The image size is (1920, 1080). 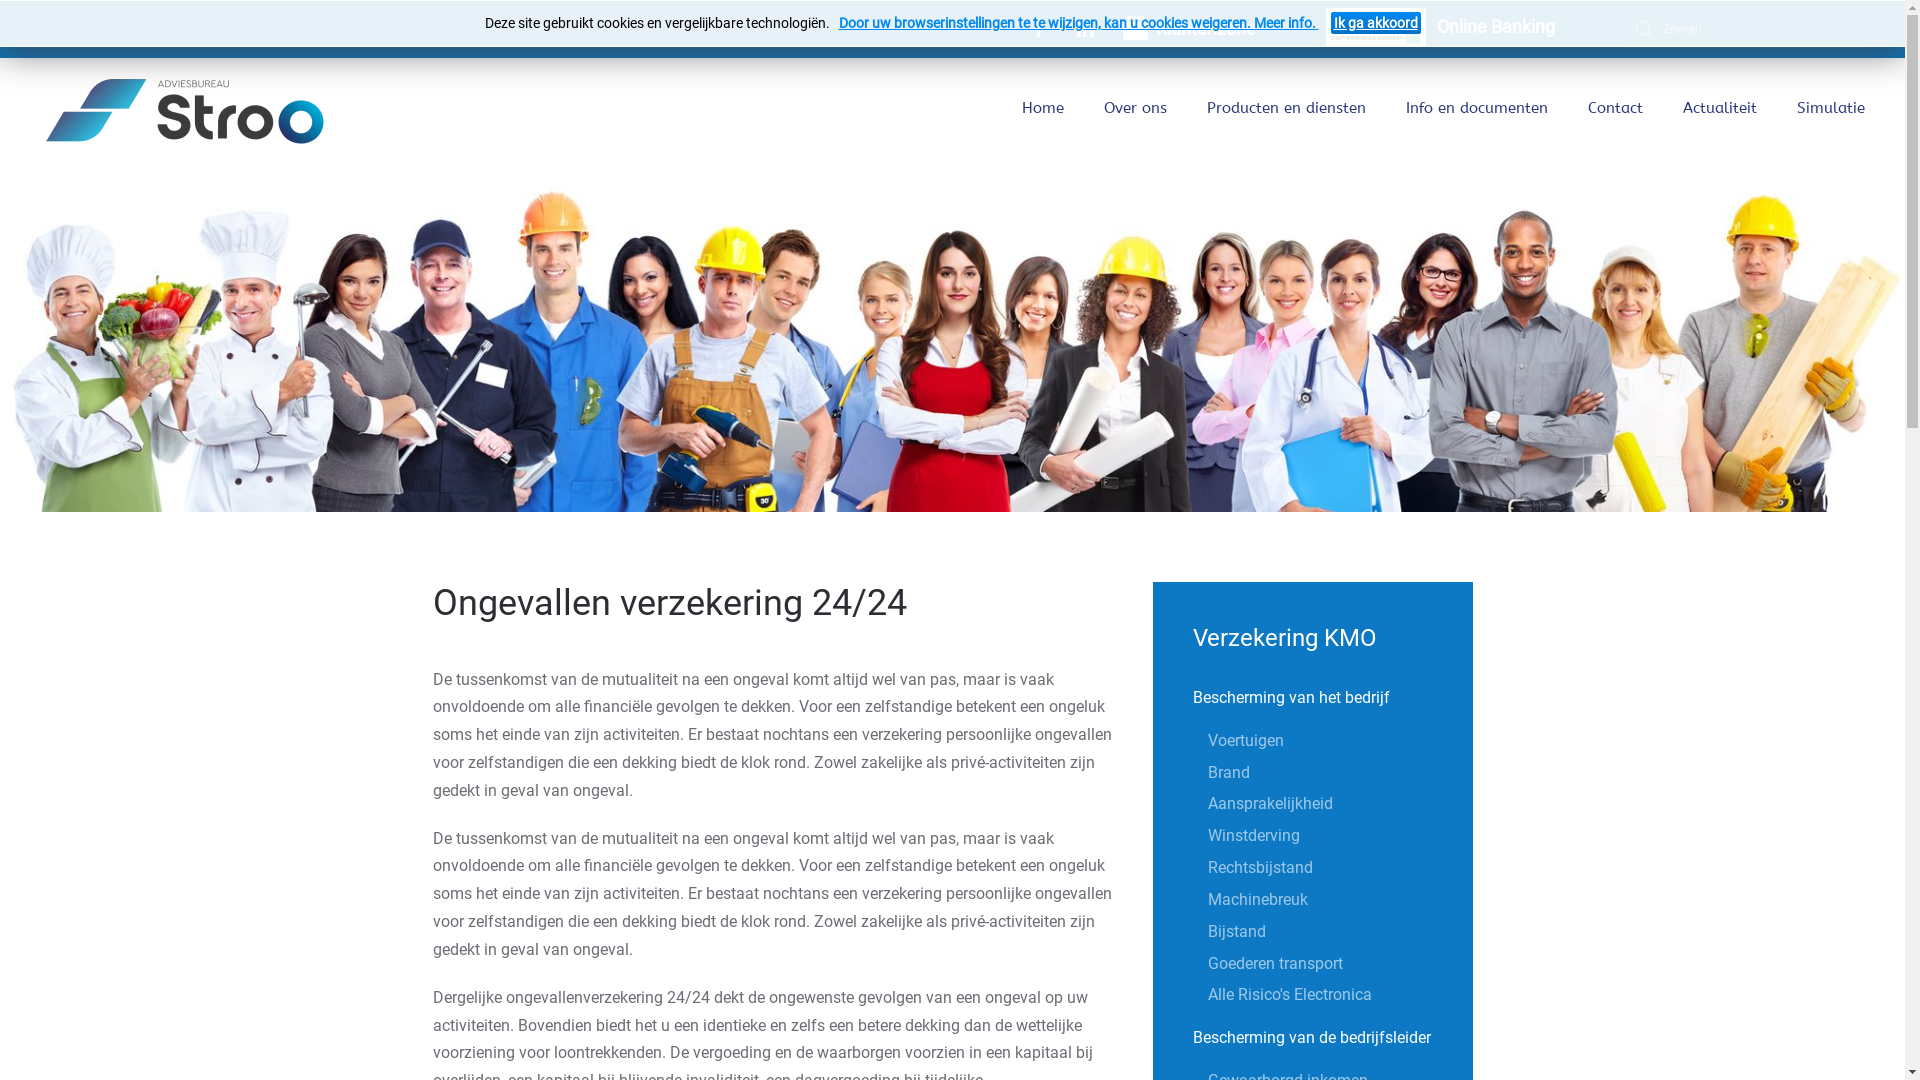 What do you see at coordinates (1340, 802) in the screenshot?
I see `'Aansprakelijkheid'` at bounding box center [1340, 802].